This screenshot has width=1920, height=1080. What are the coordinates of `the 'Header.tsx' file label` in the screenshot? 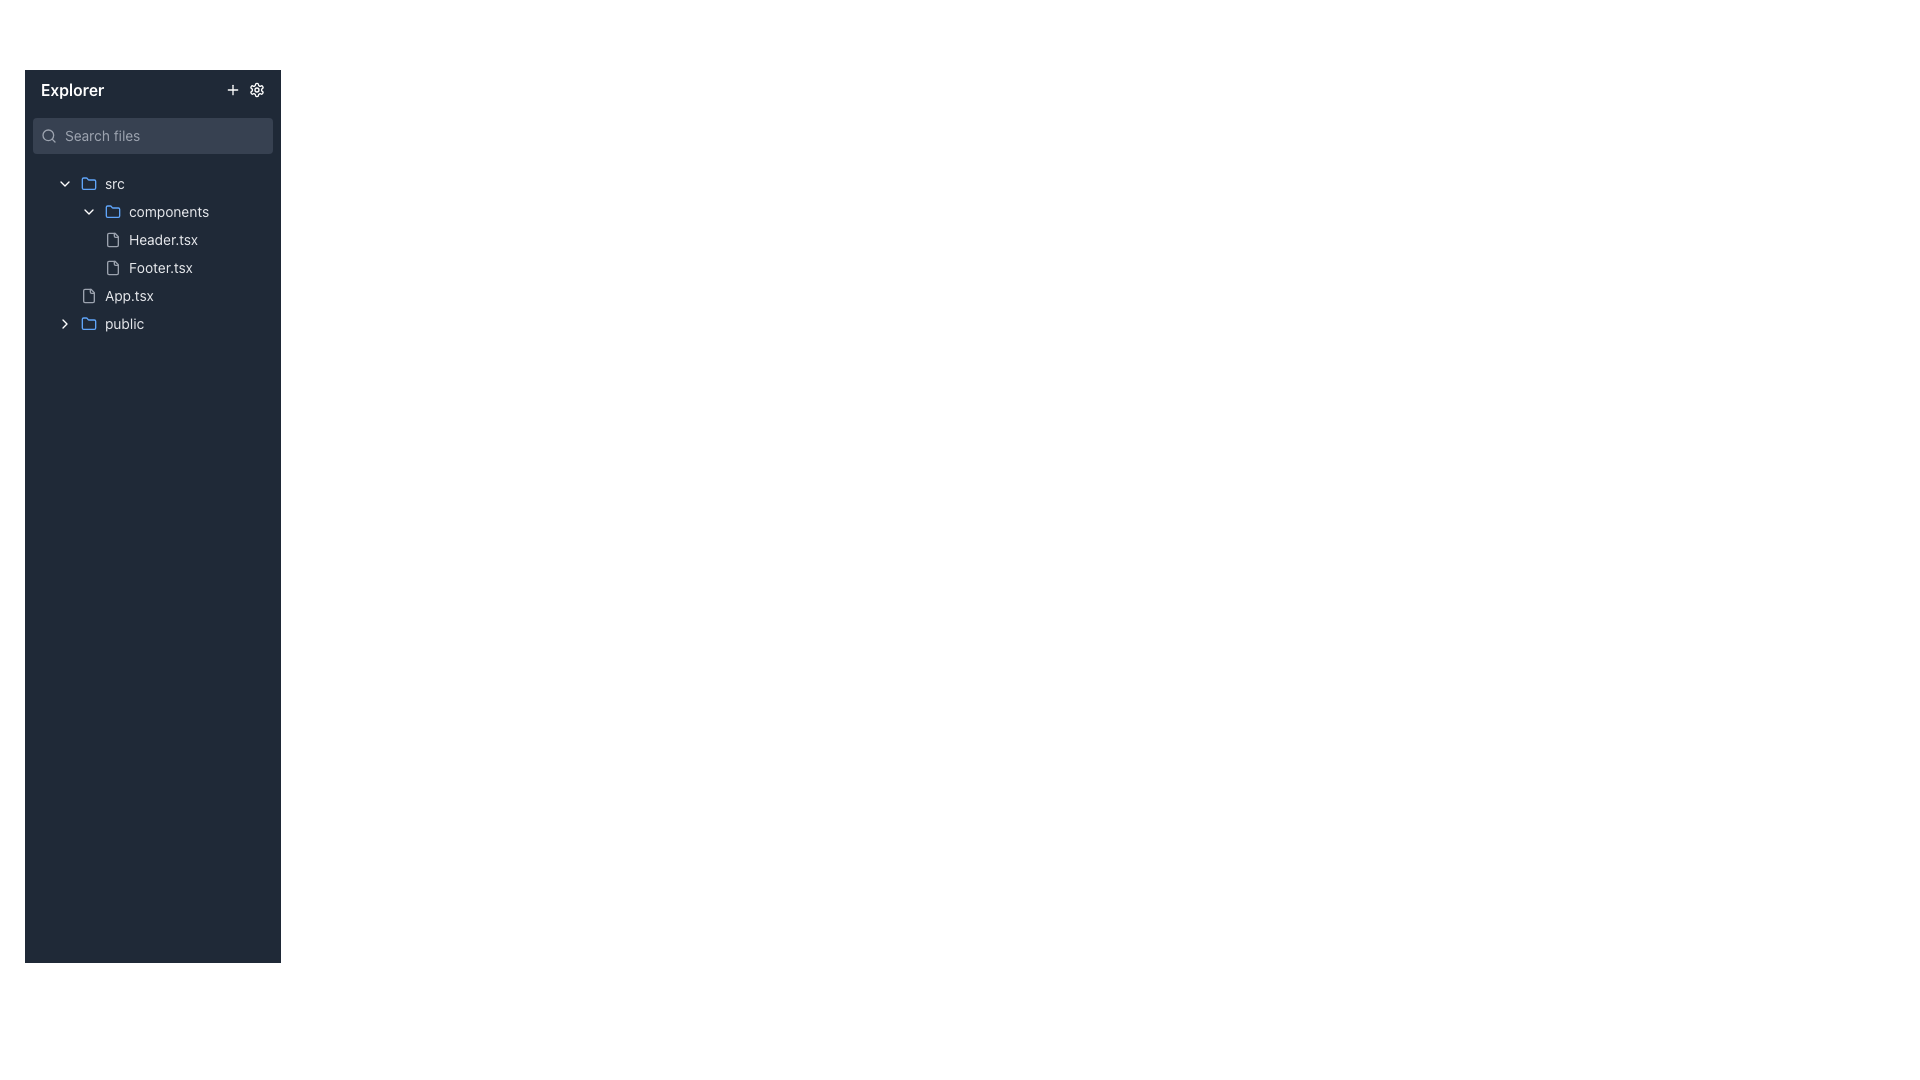 It's located at (161, 238).